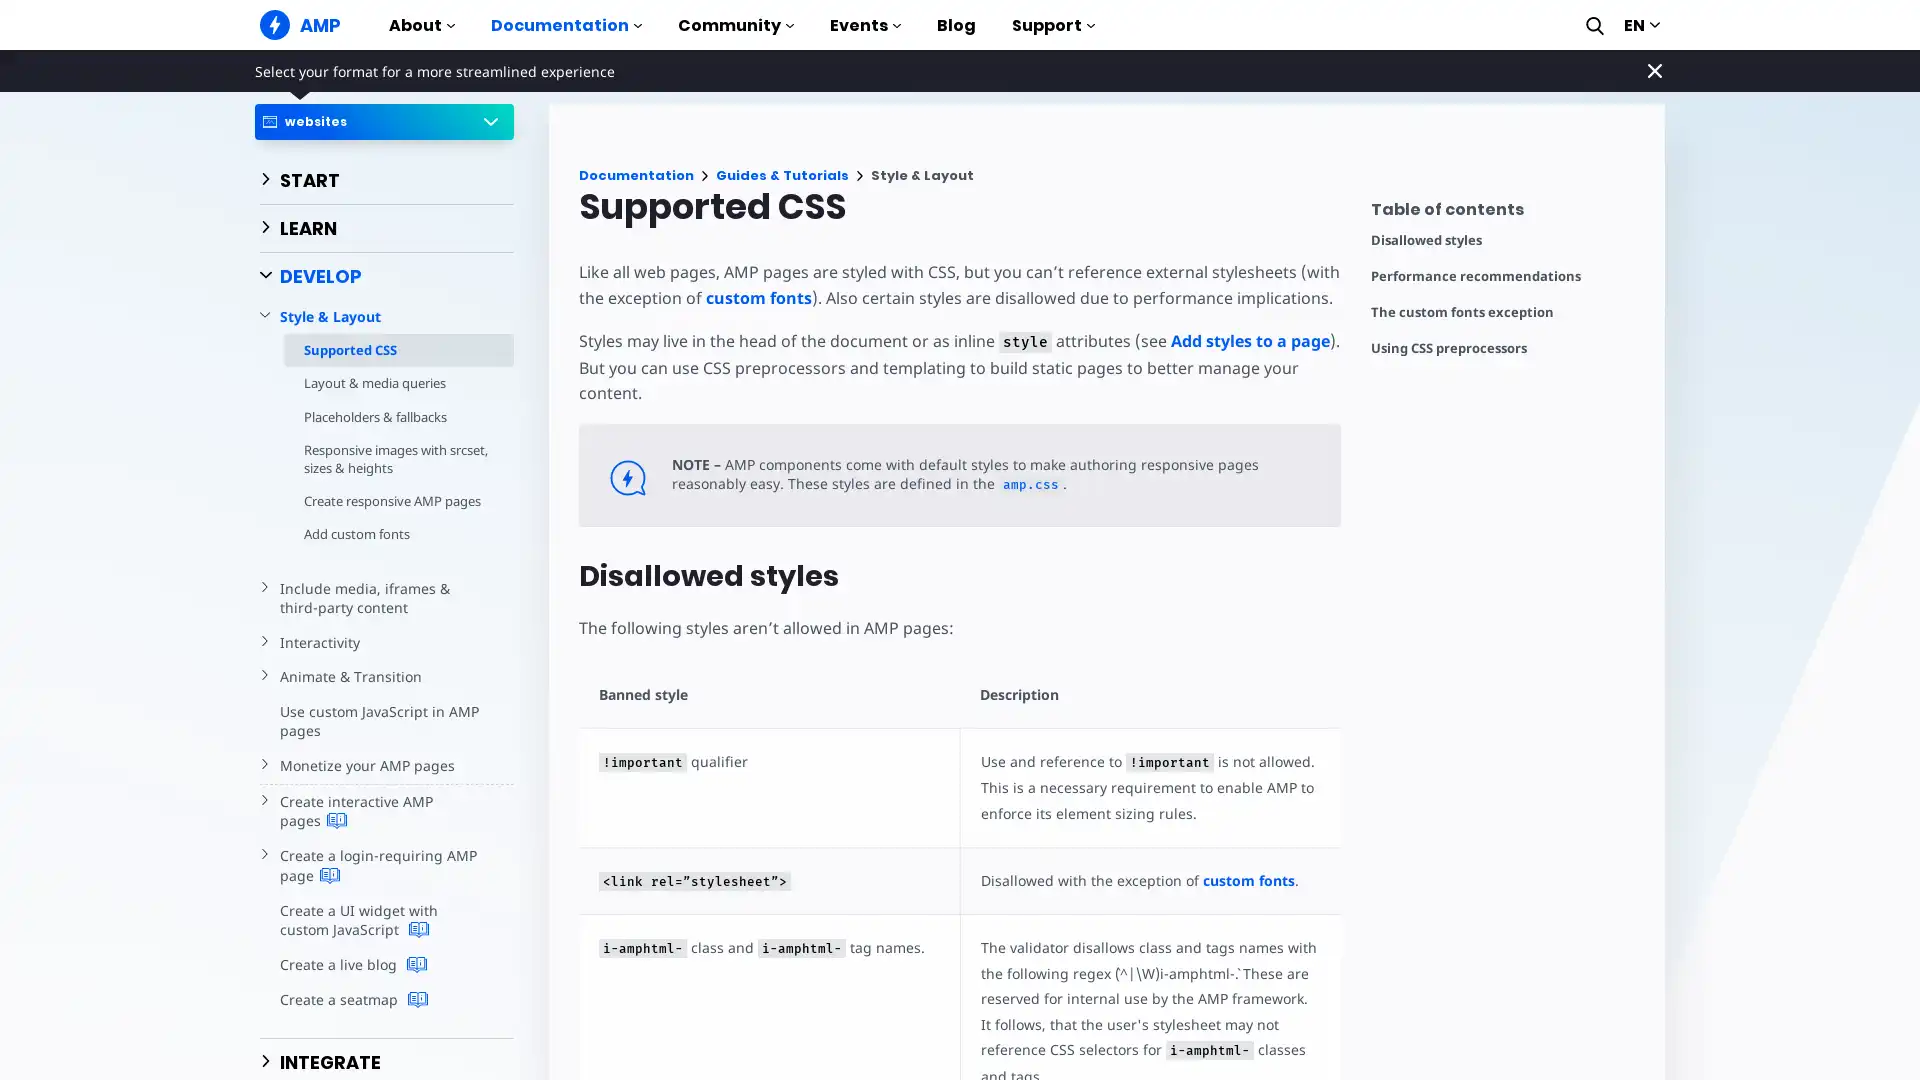 This screenshot has height=1080, width=1920. I want to click on Support, so click(1052, 32).